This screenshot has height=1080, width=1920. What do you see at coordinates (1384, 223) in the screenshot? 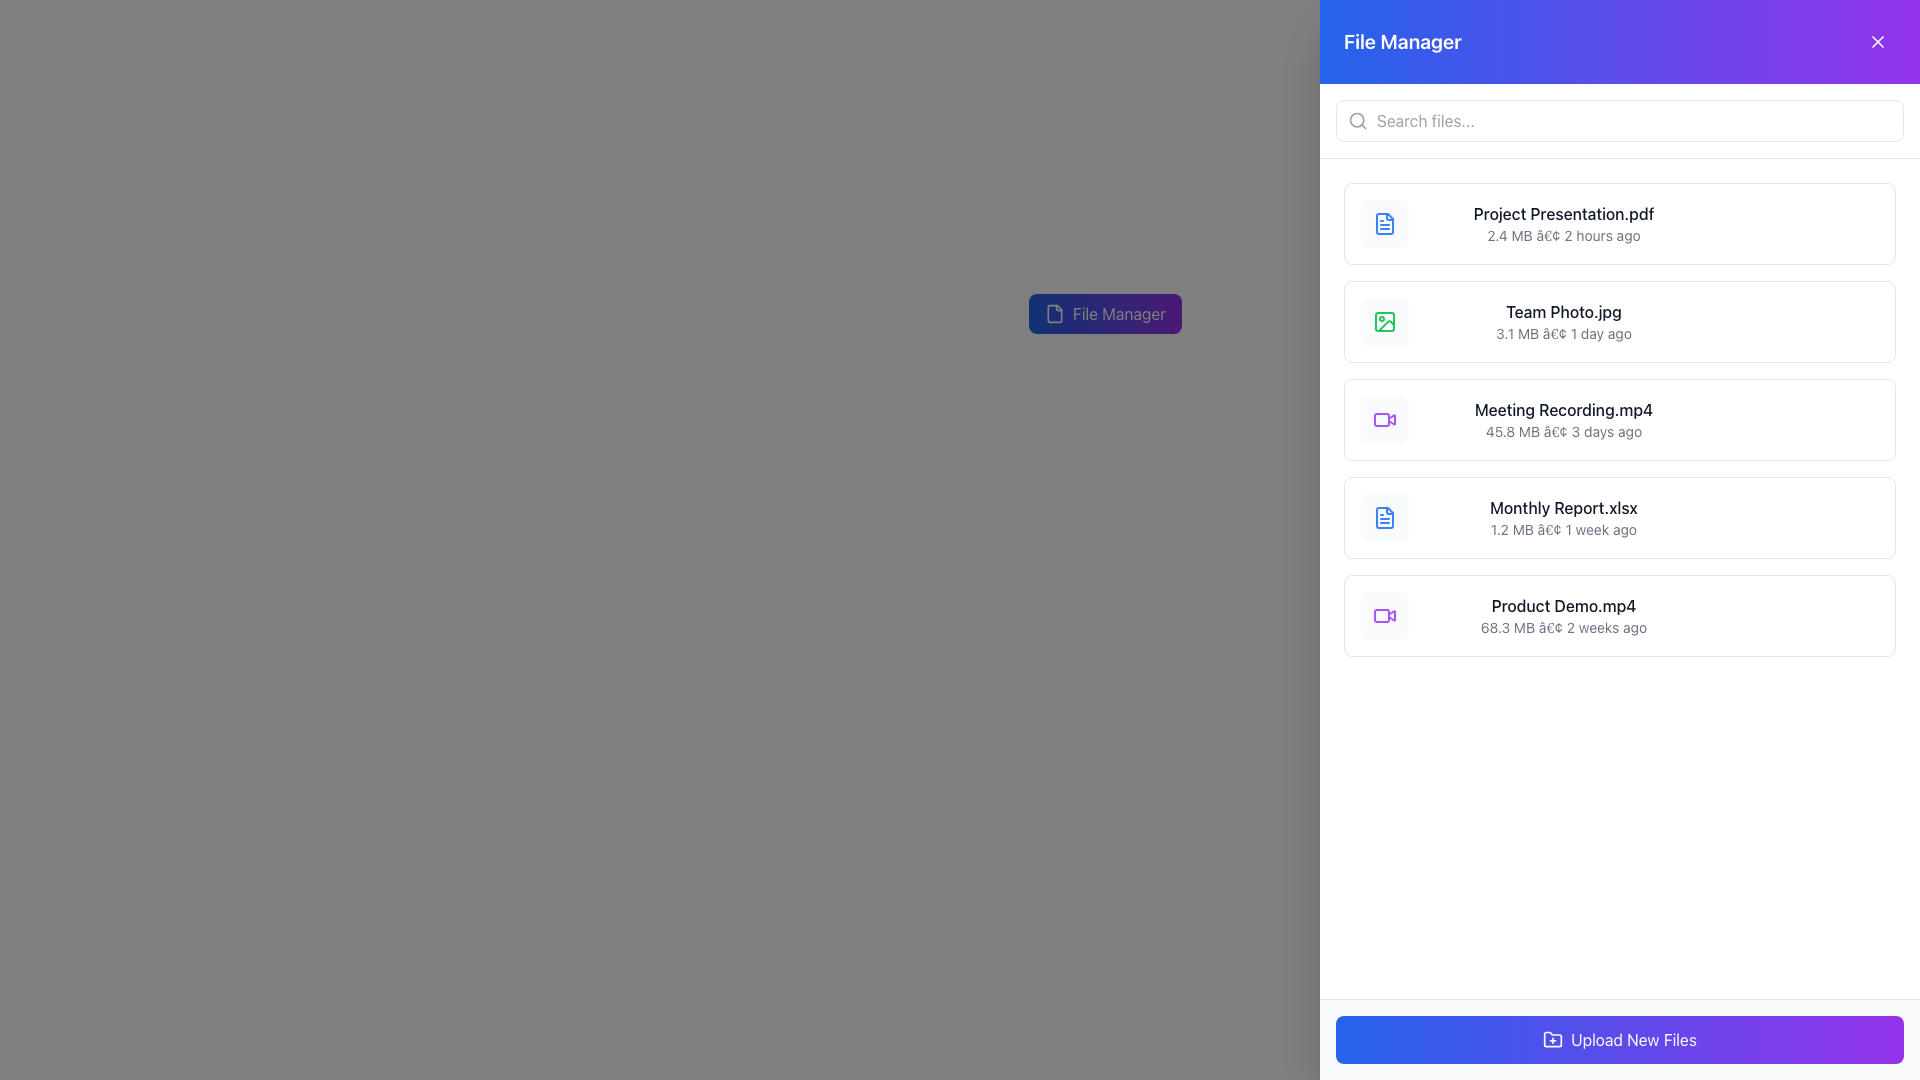
I see `the small blue document icon located in the upper section of the vertical list in the file manager, which corresponds to the first item 'Project Presentation.pdf'` at bounding box center [1384, 223].